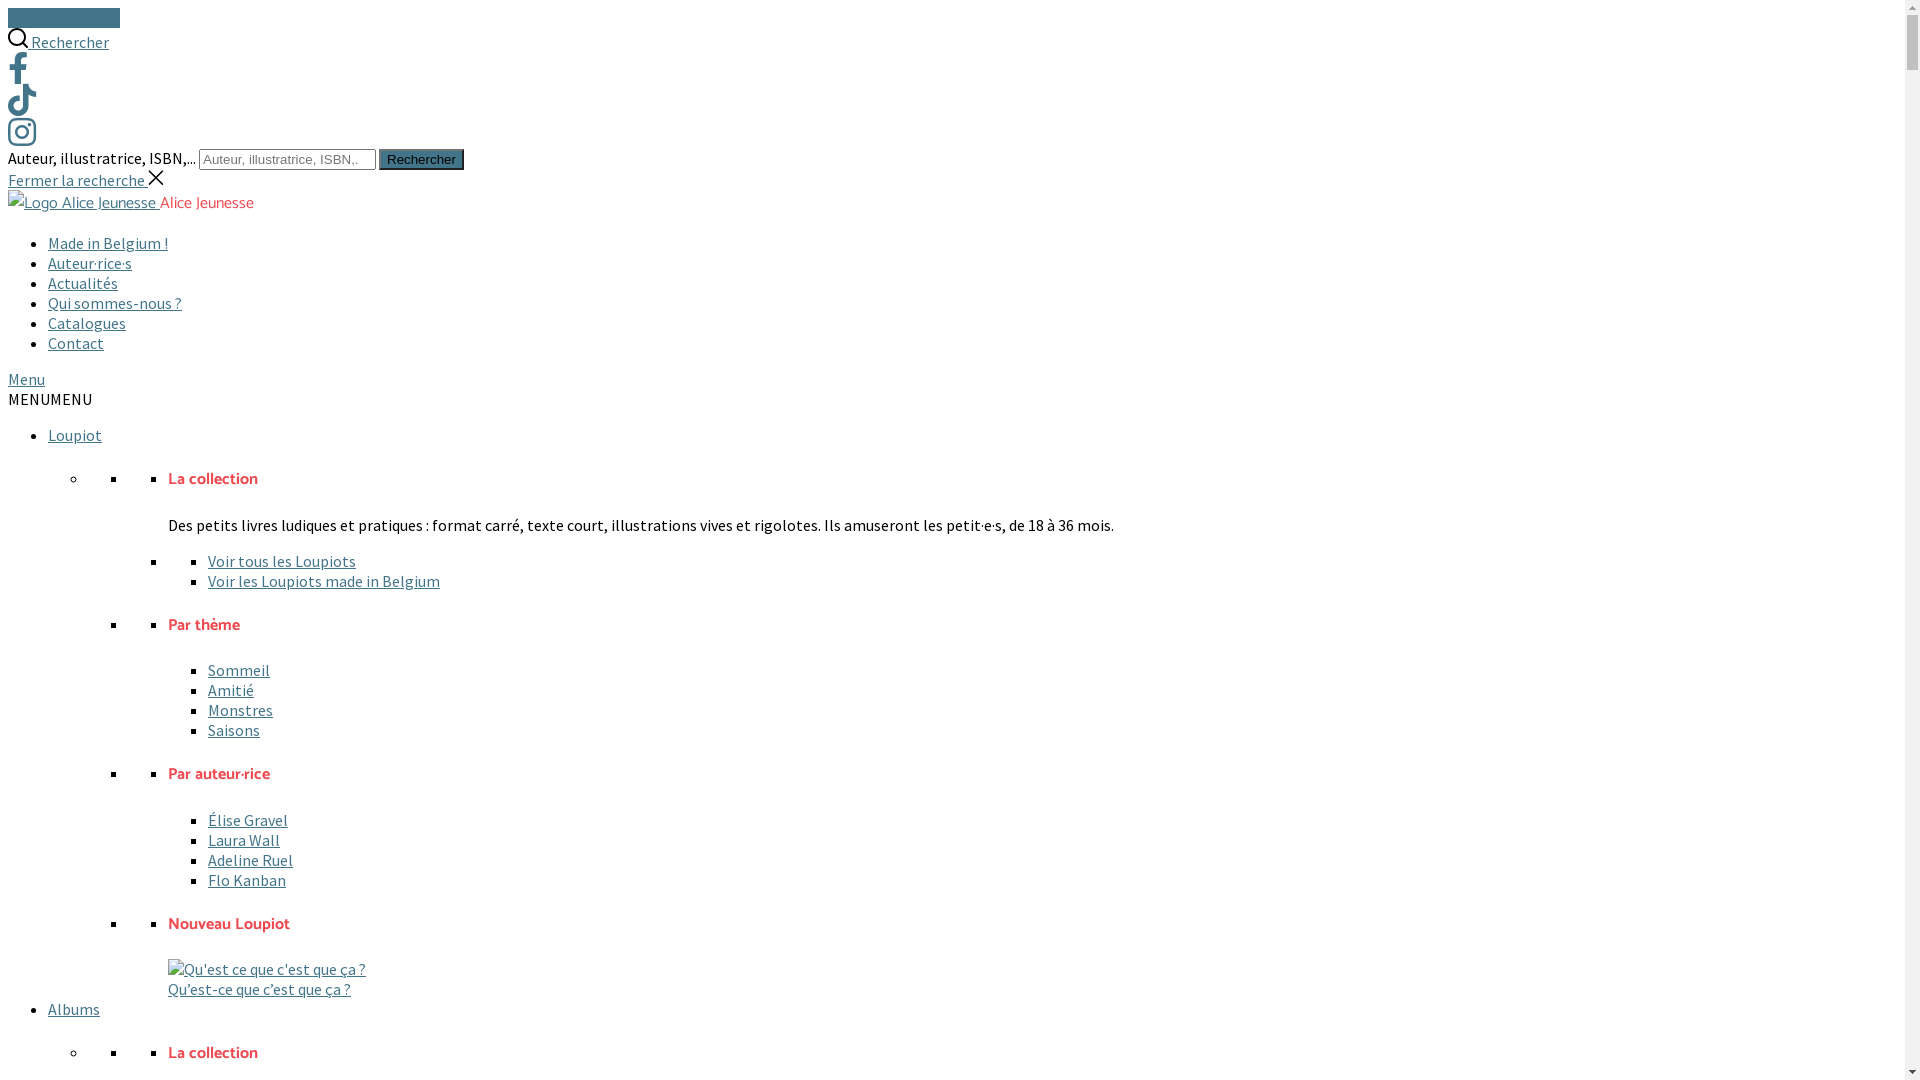  I want to click on 'Monstres', so click(240, 708).